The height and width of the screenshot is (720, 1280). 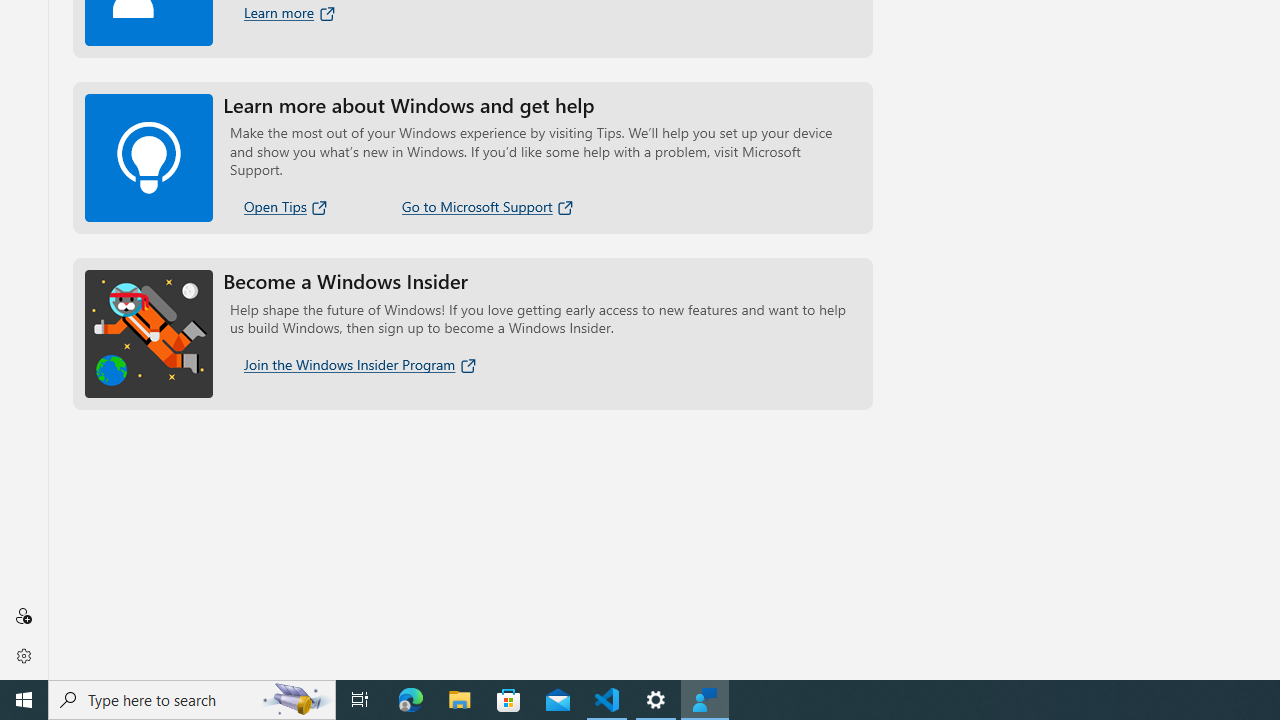 I want to click on 'Microsoft Store', so click(x=509, y=698).